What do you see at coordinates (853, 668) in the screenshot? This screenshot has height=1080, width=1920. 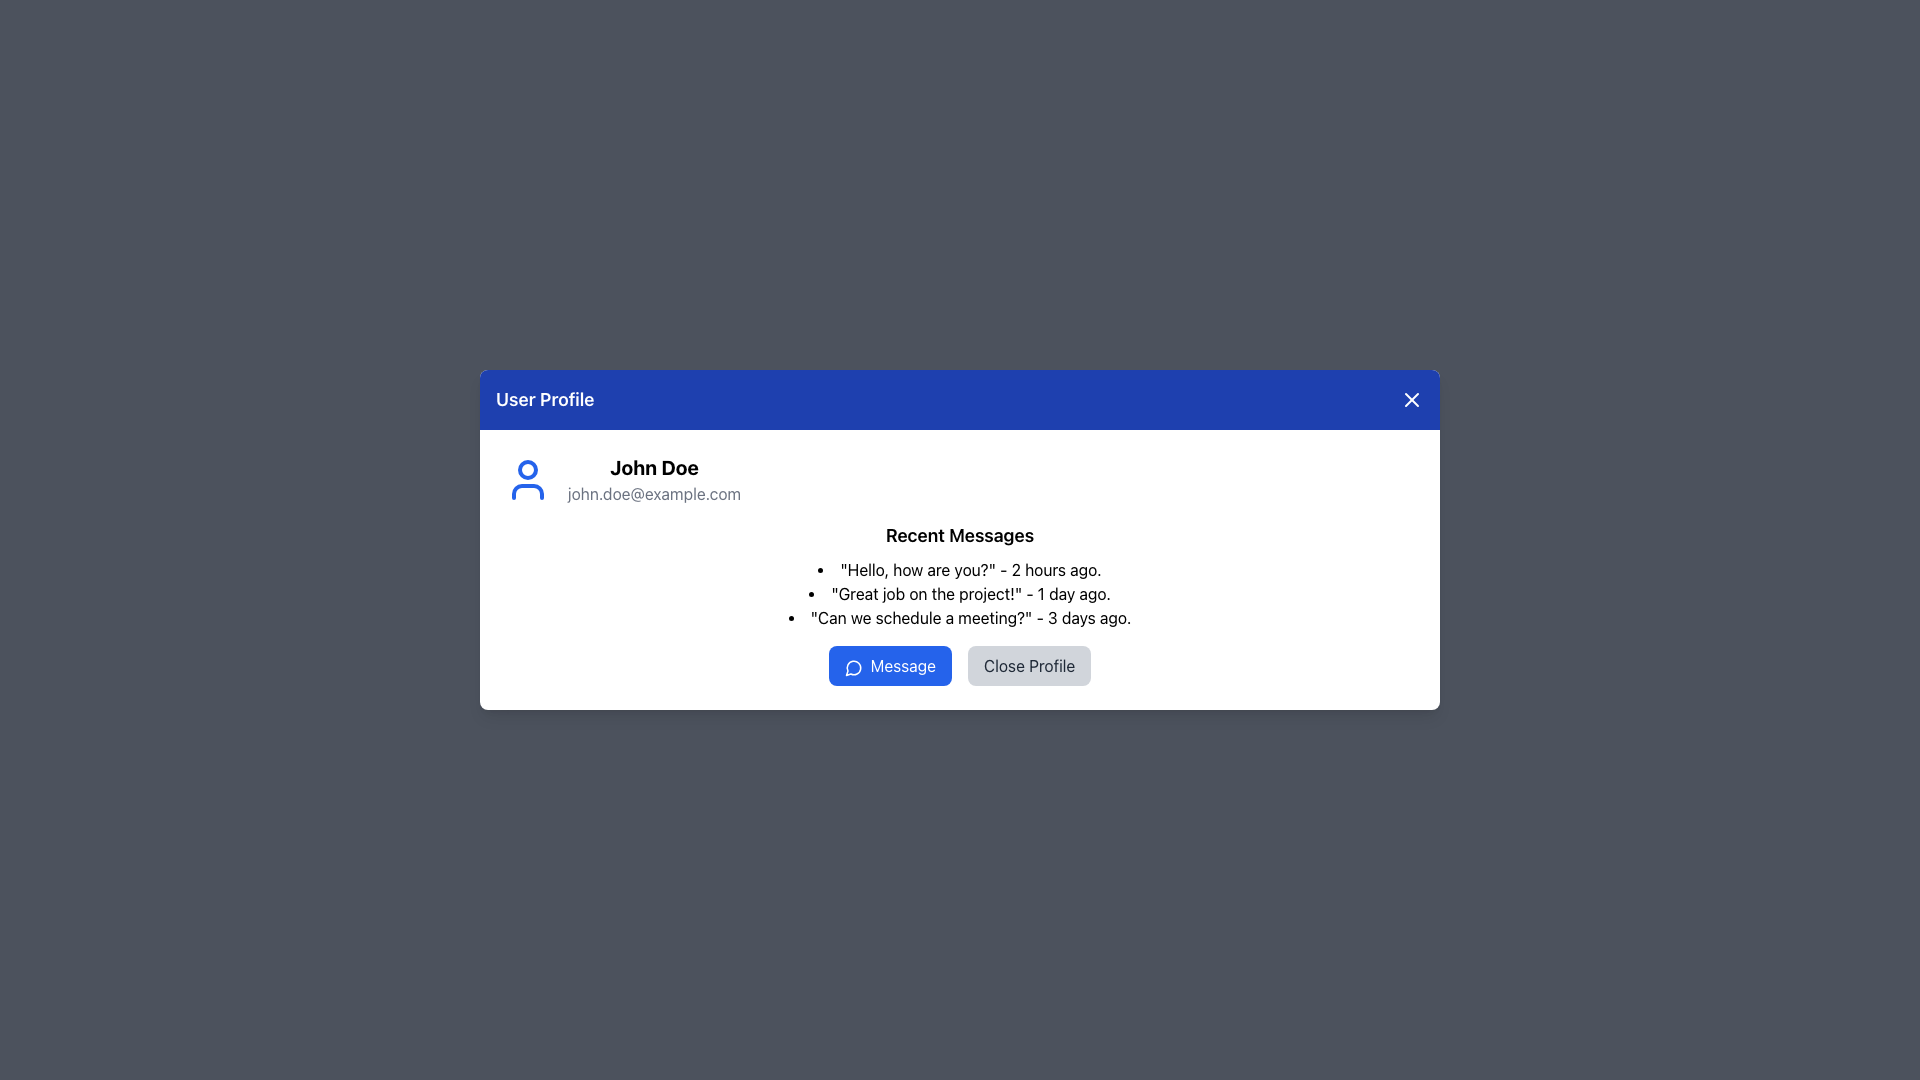 I see `the messaging icon that is located within the dialog box at the bottom, positioned to the left of the 'Message' button and aligned centrally horizontally within the dialog box content` at bounding box center [853, 668].